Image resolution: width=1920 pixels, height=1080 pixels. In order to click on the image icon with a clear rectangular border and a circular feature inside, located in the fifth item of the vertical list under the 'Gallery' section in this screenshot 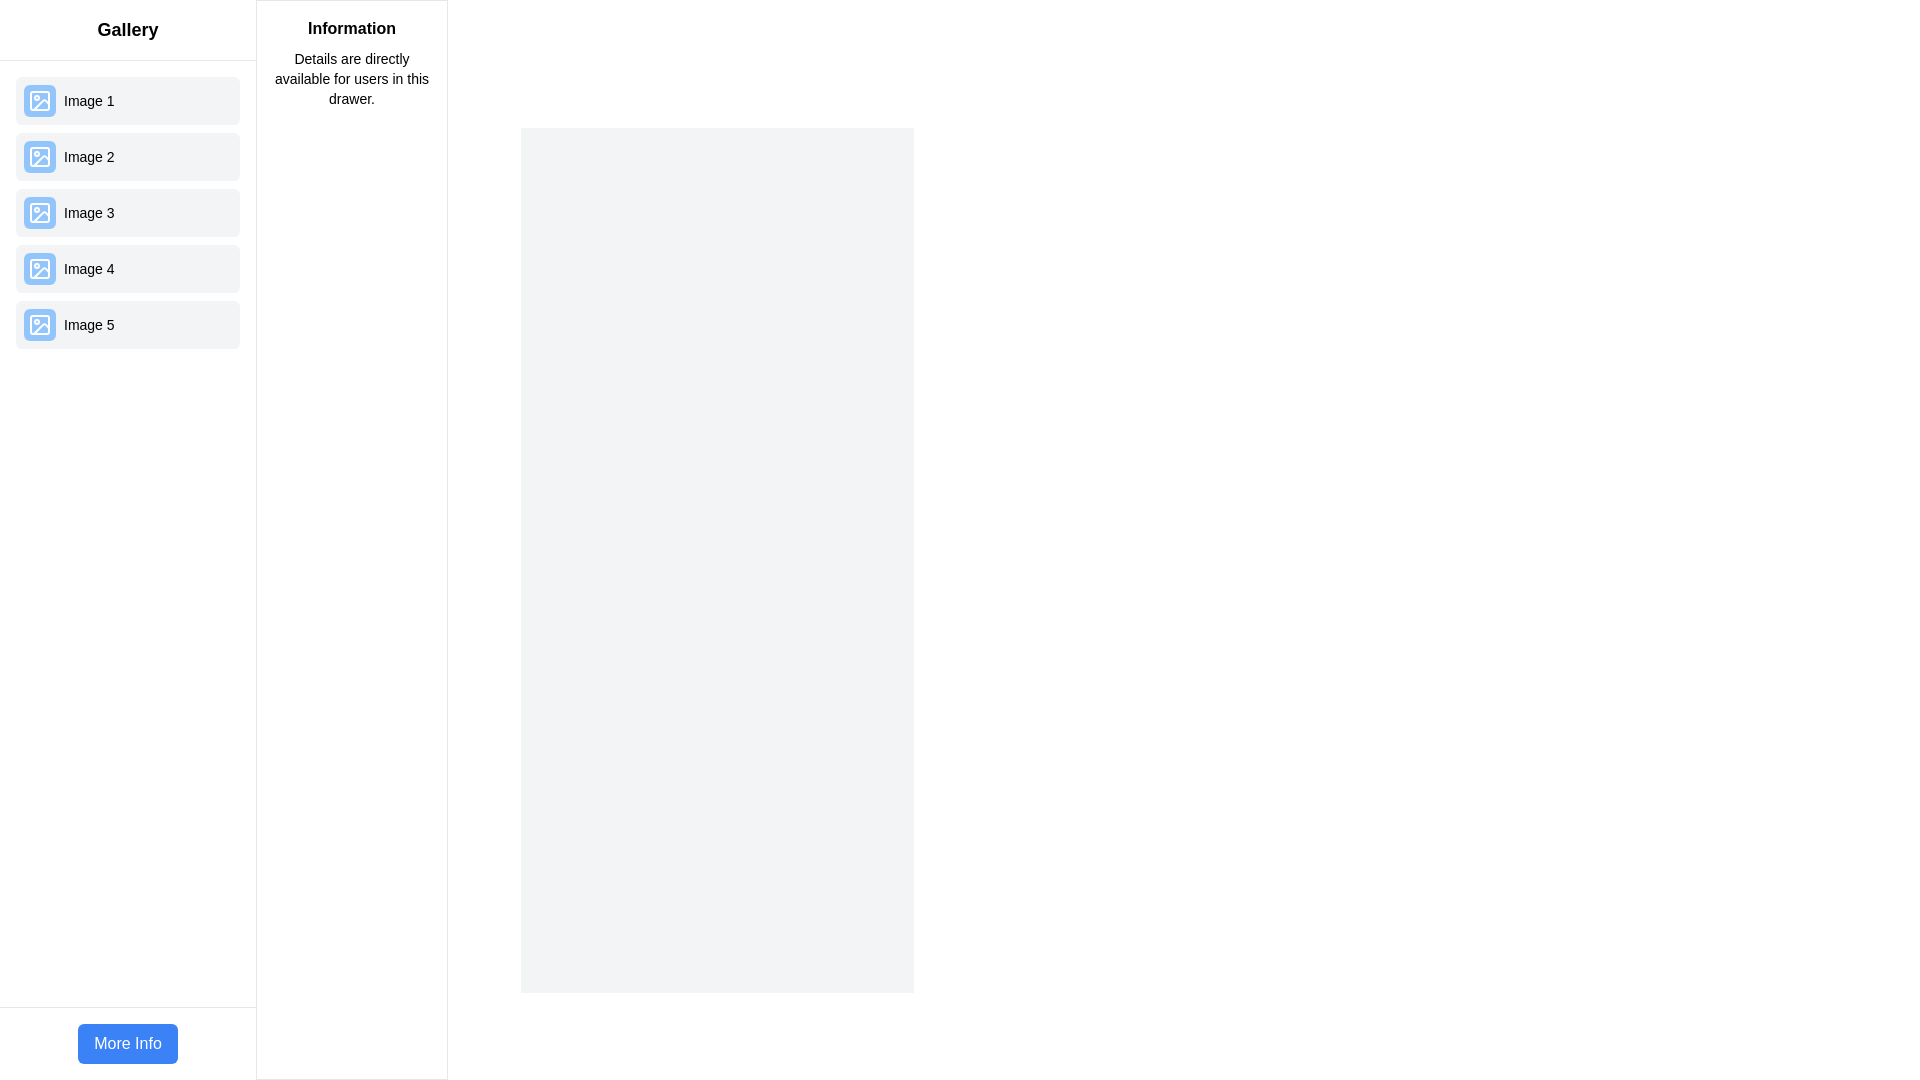, I will do `click(39, 323)`.